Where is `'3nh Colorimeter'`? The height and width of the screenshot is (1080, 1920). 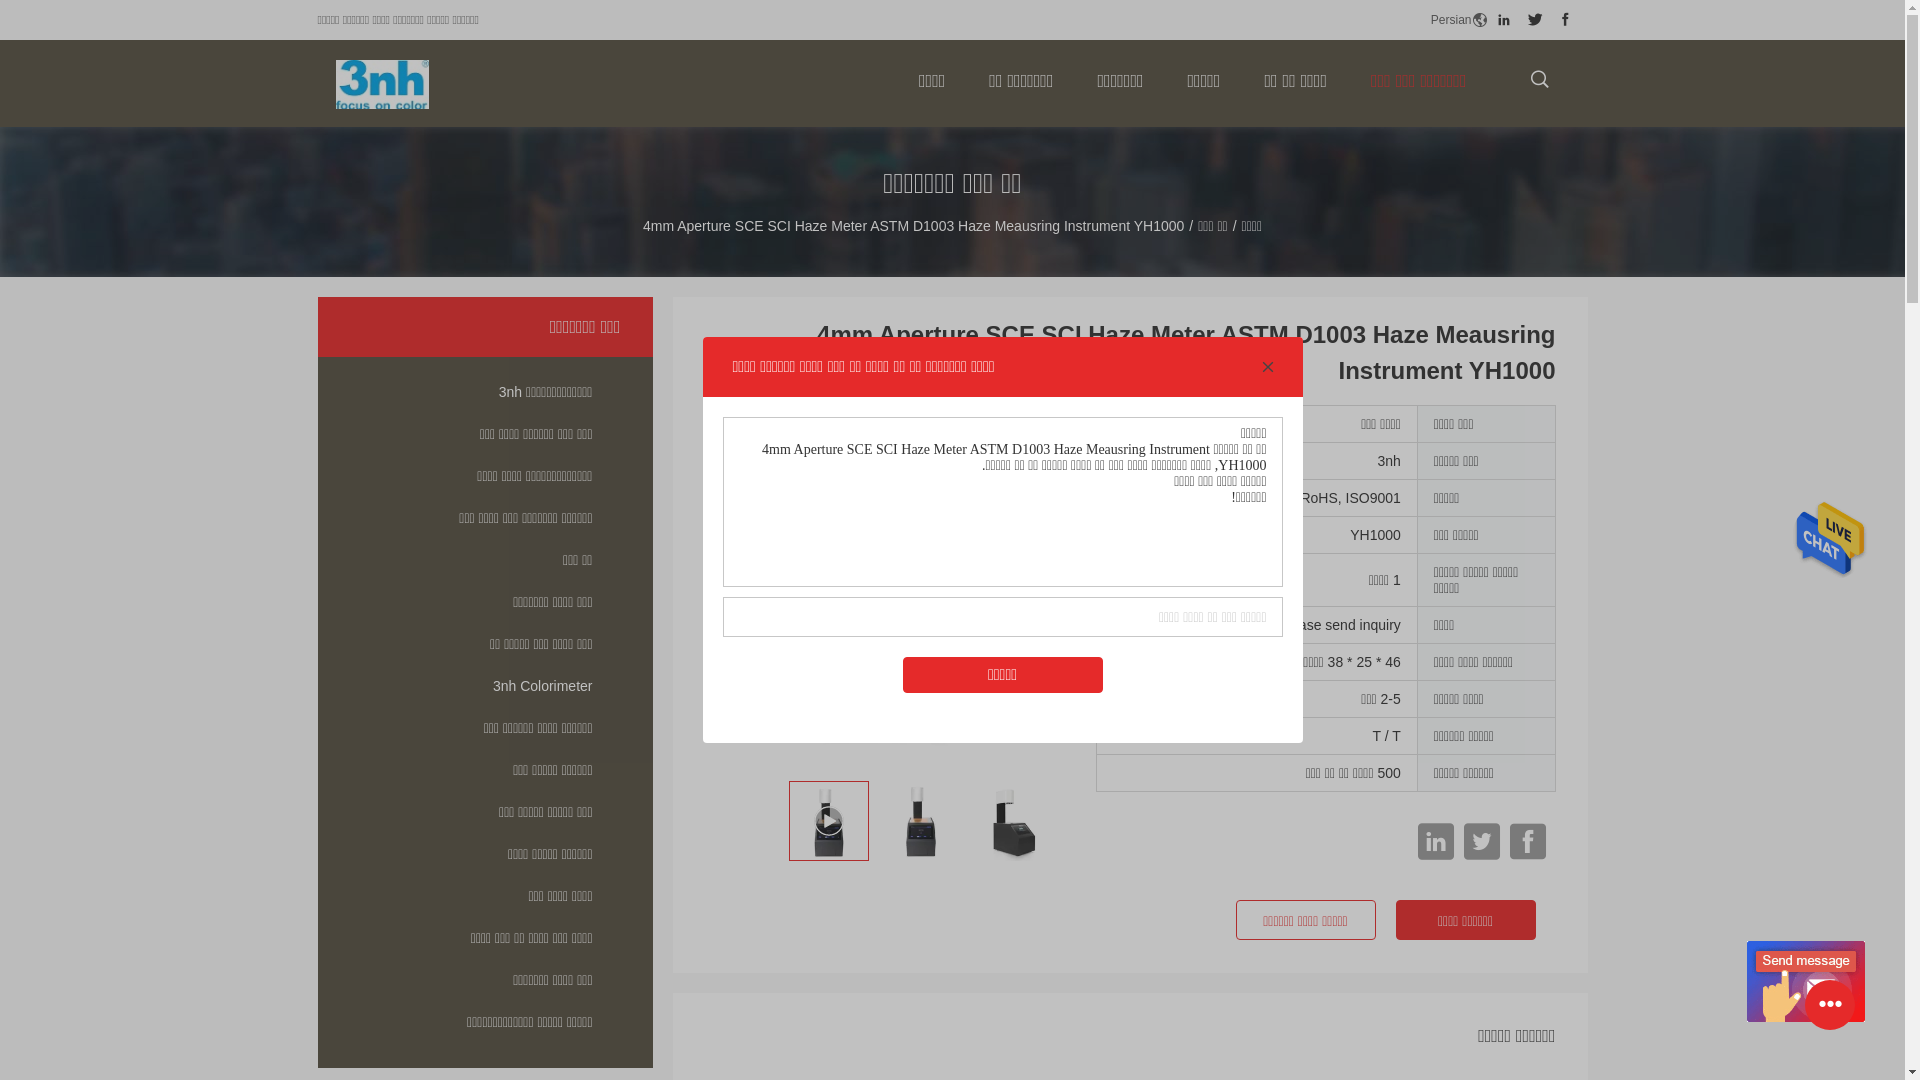 '3nh Colorimeter' is located at coordinates (485, 685).